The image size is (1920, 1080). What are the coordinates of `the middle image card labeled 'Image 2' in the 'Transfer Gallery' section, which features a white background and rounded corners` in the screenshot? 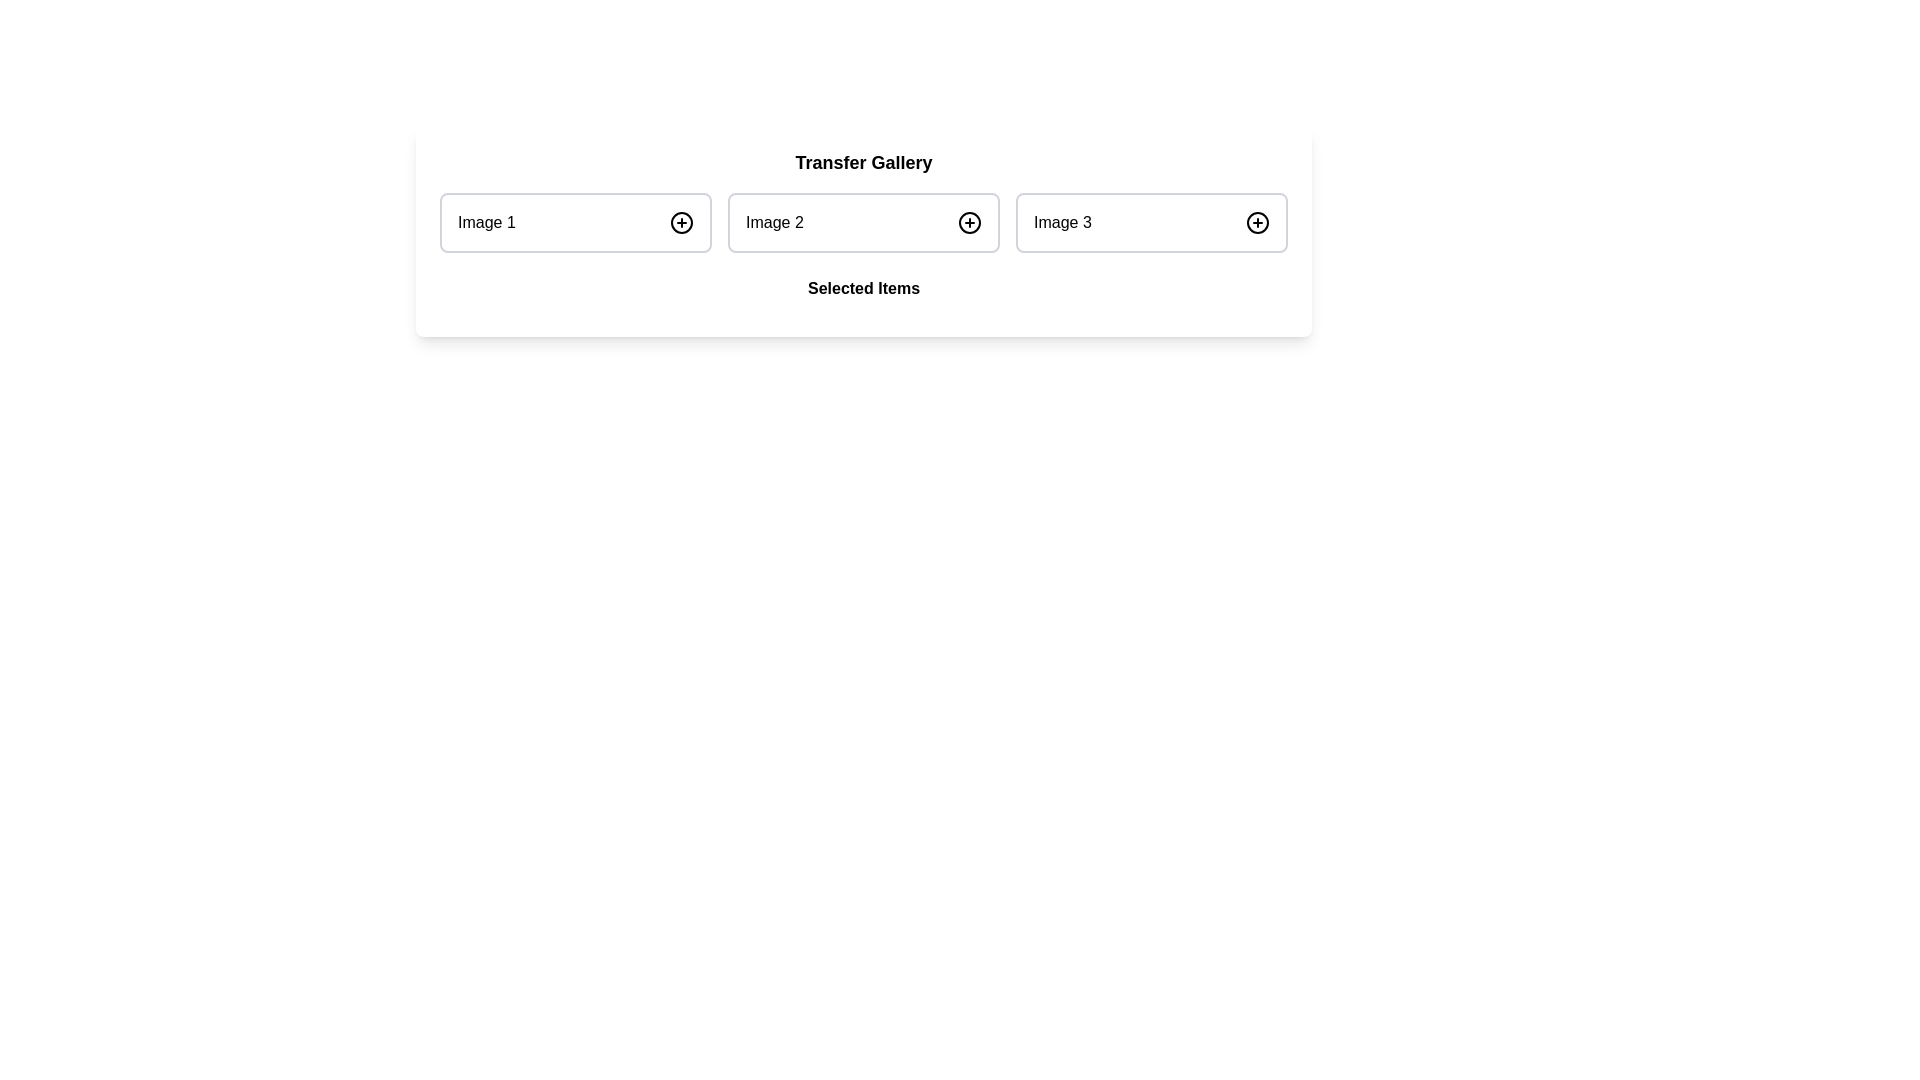 It's located at (864, 230).